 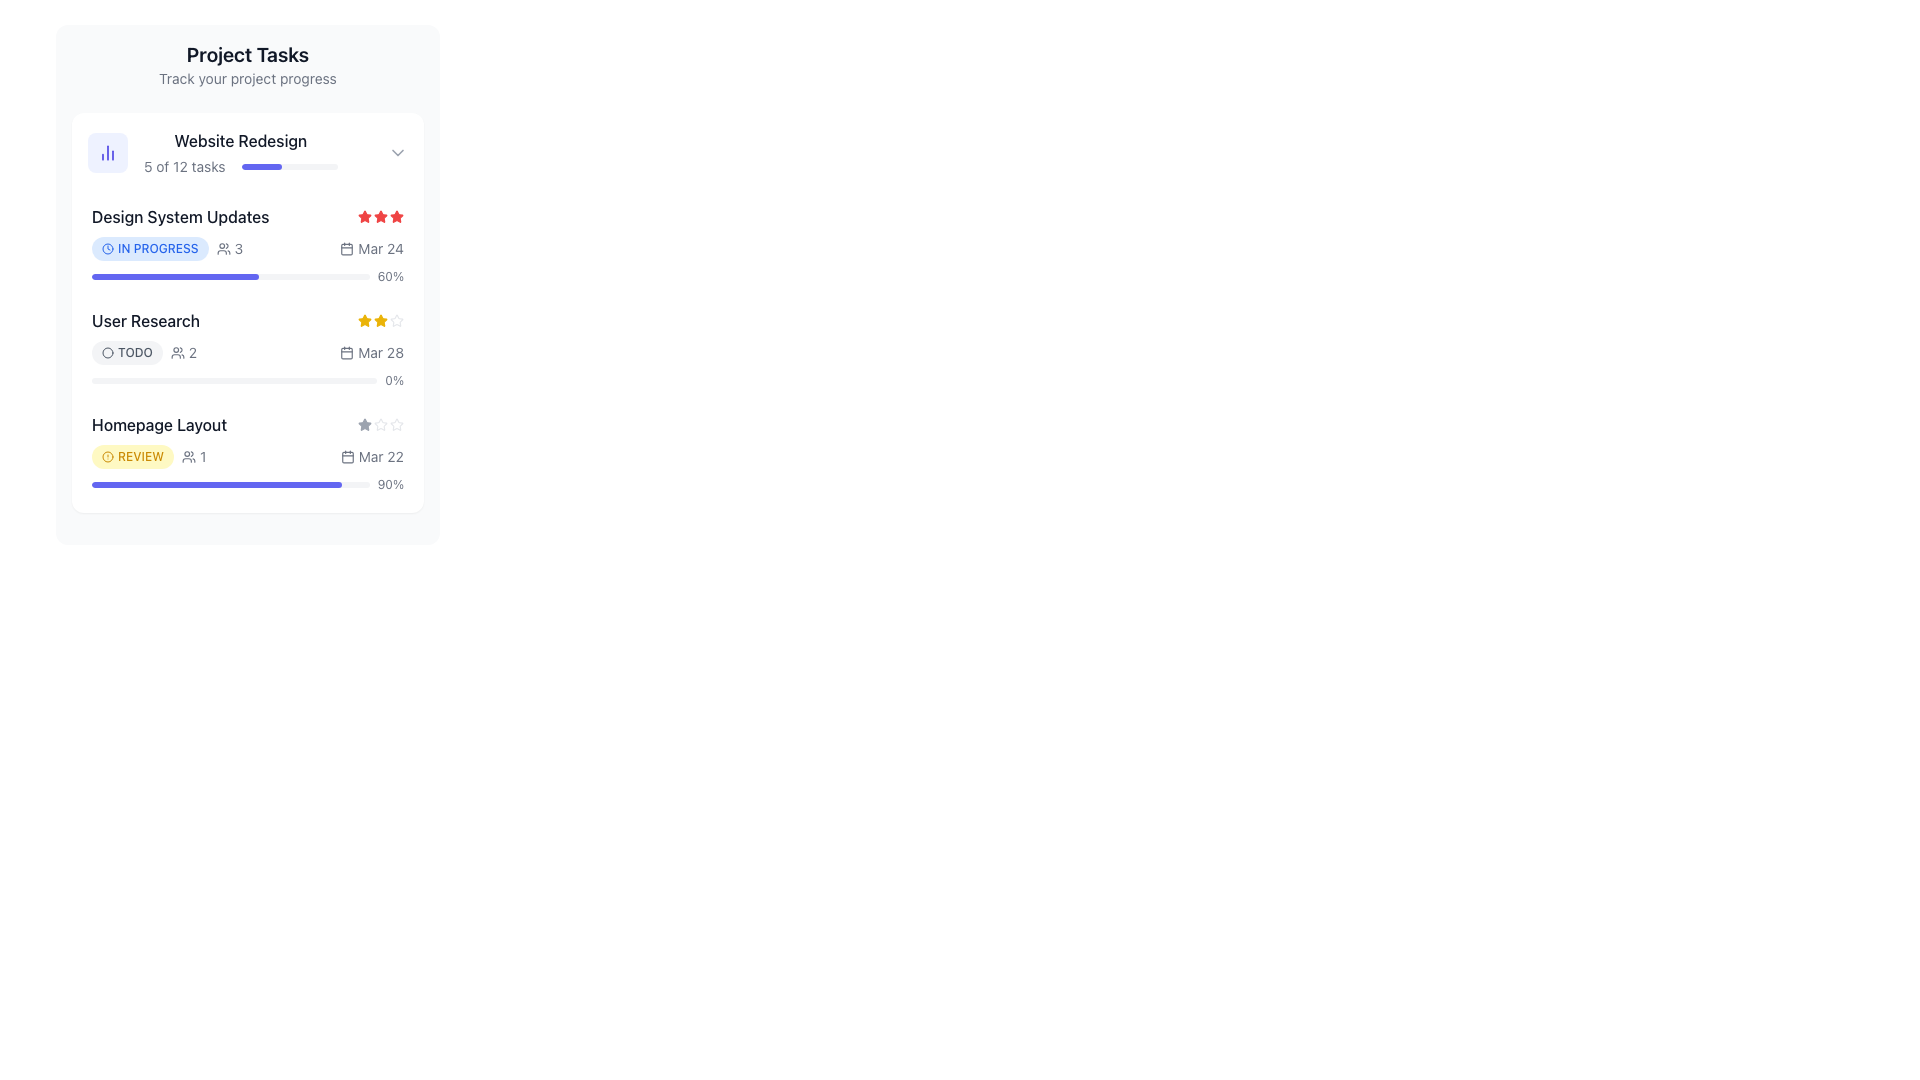 What do you see at coordinates (107, 456) in the screenshot?
I see `the small circular alert icon with a hollow outline and diagonal line, located to the left of the 'REVIEW' label under the 'Homepage Layout' task` at bounding box center [107, 456].